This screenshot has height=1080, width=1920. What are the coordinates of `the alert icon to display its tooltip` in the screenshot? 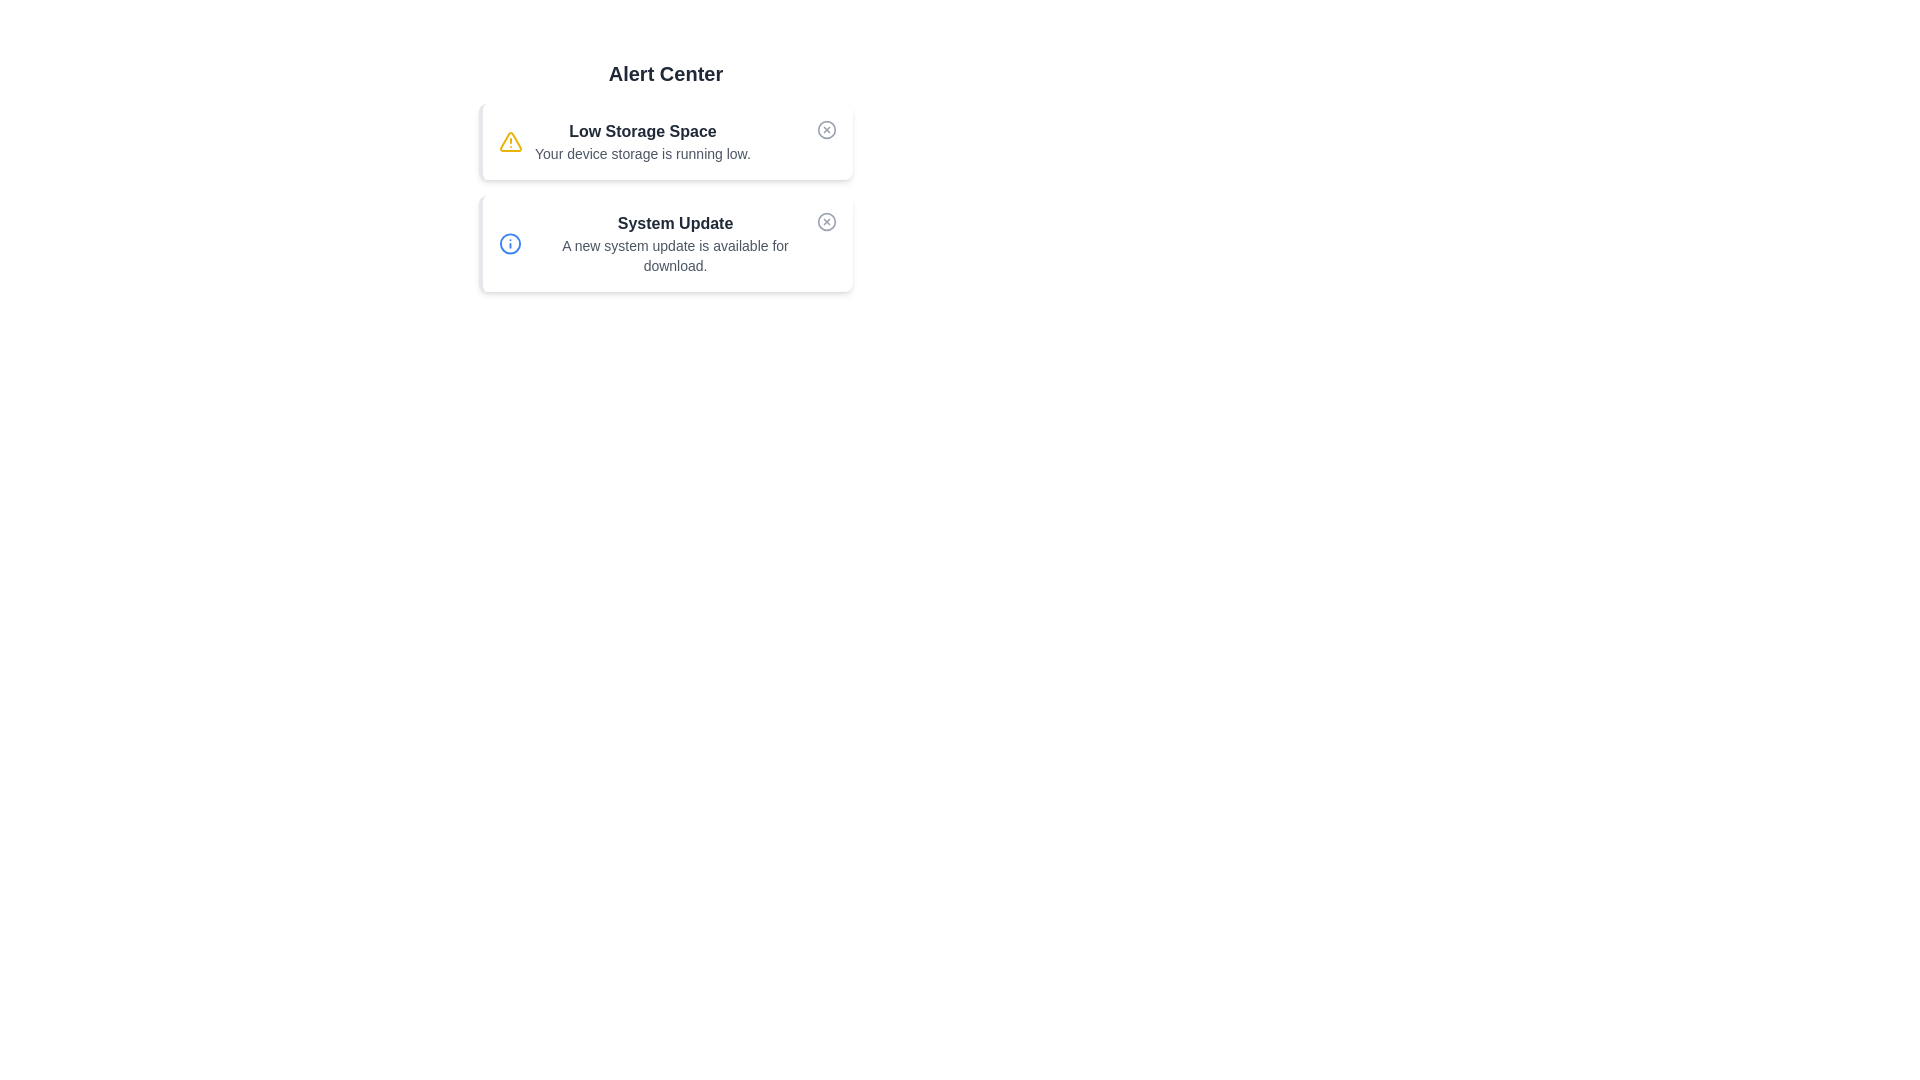 It's located at (510, 141).